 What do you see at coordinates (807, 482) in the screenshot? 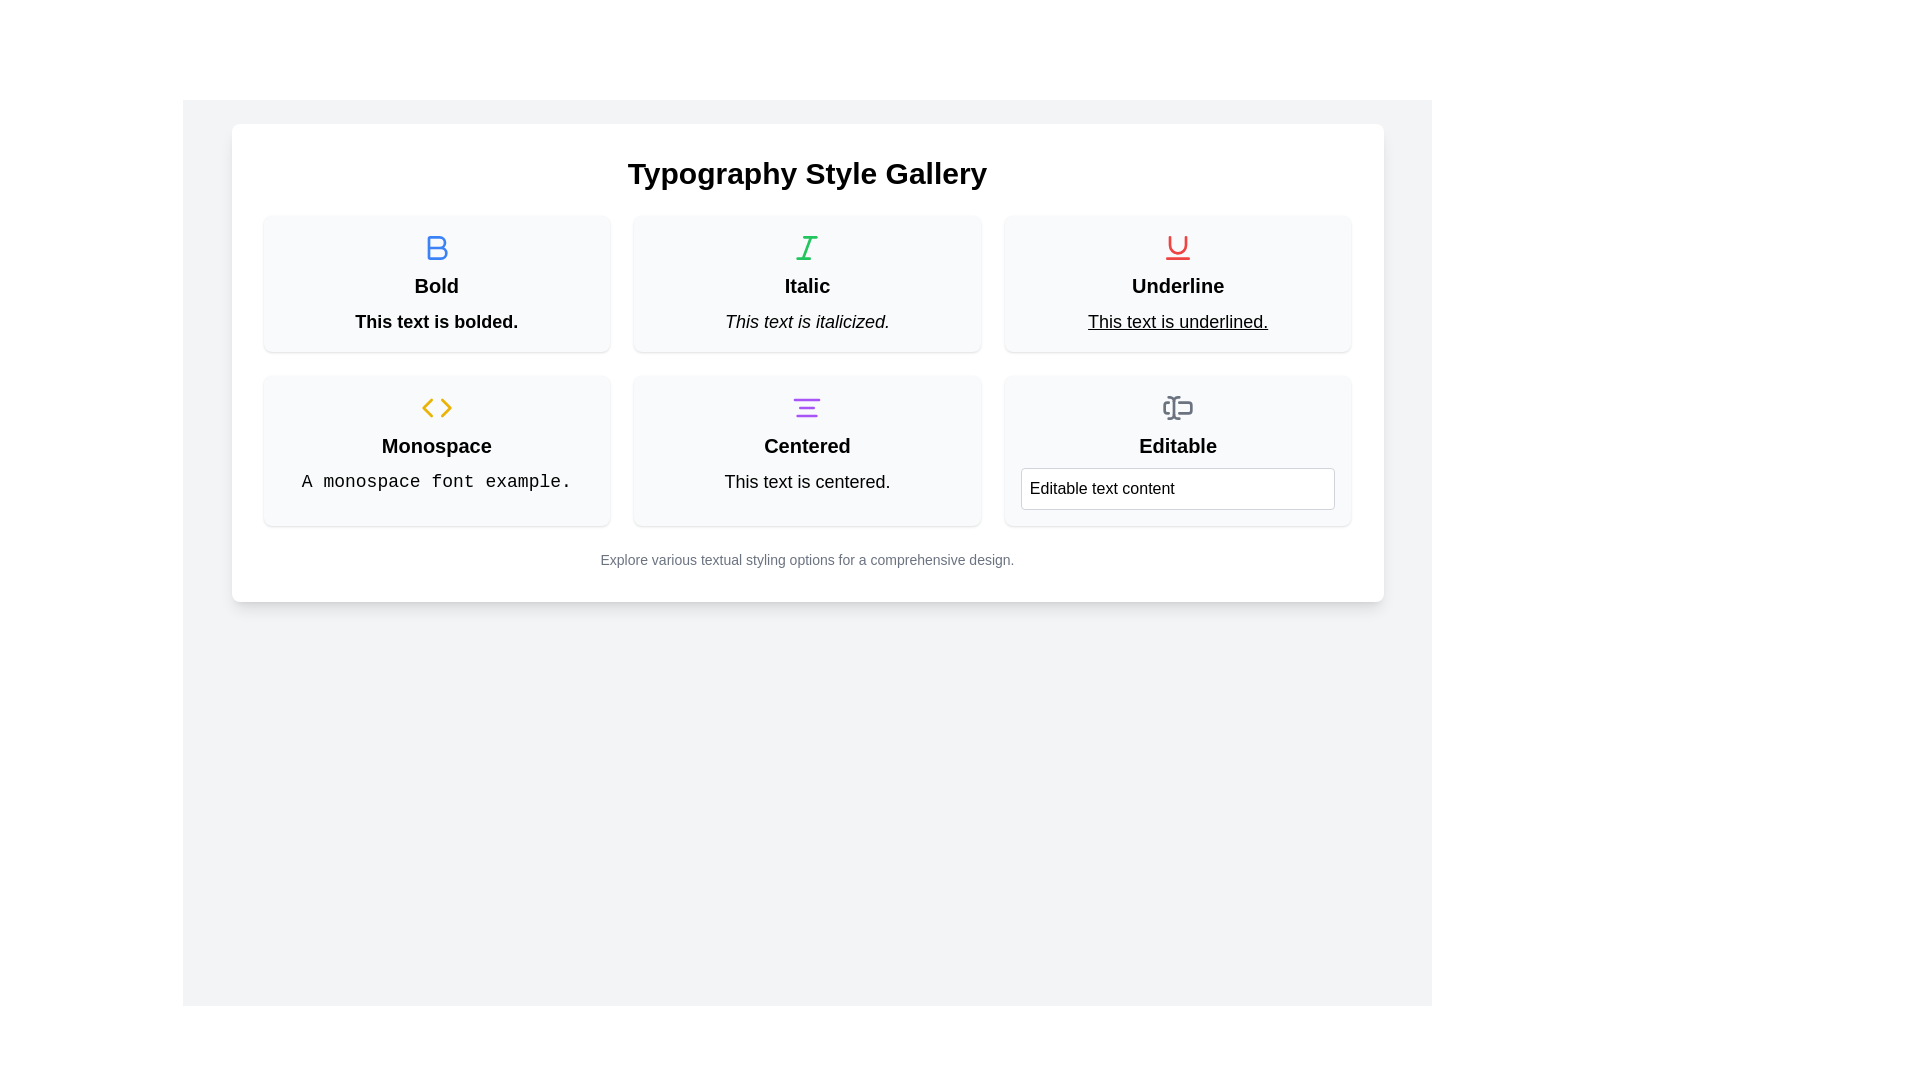
I see `the static text element displaying 'This text is centered.' which is located within the 'Centered' module` at bounding box center [807, 482].